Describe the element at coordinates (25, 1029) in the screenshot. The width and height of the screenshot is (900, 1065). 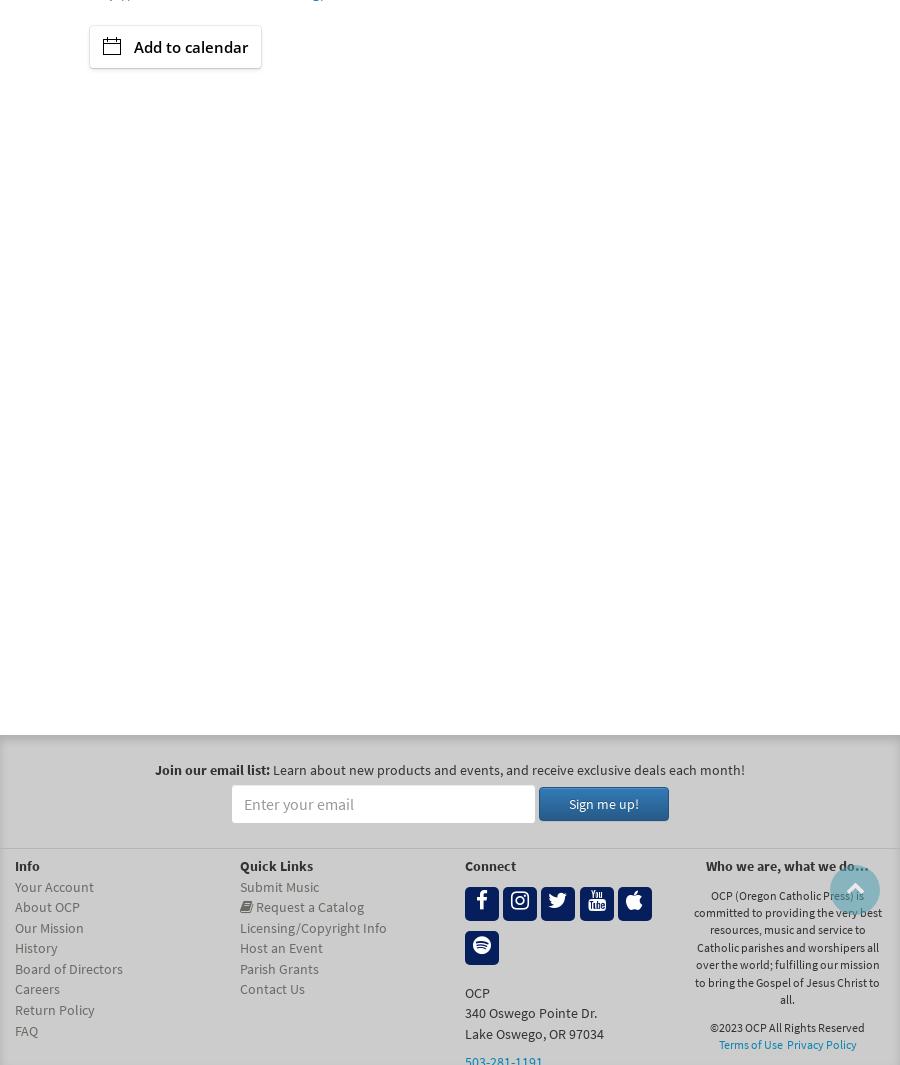
I see `'FAQ'` at that location.